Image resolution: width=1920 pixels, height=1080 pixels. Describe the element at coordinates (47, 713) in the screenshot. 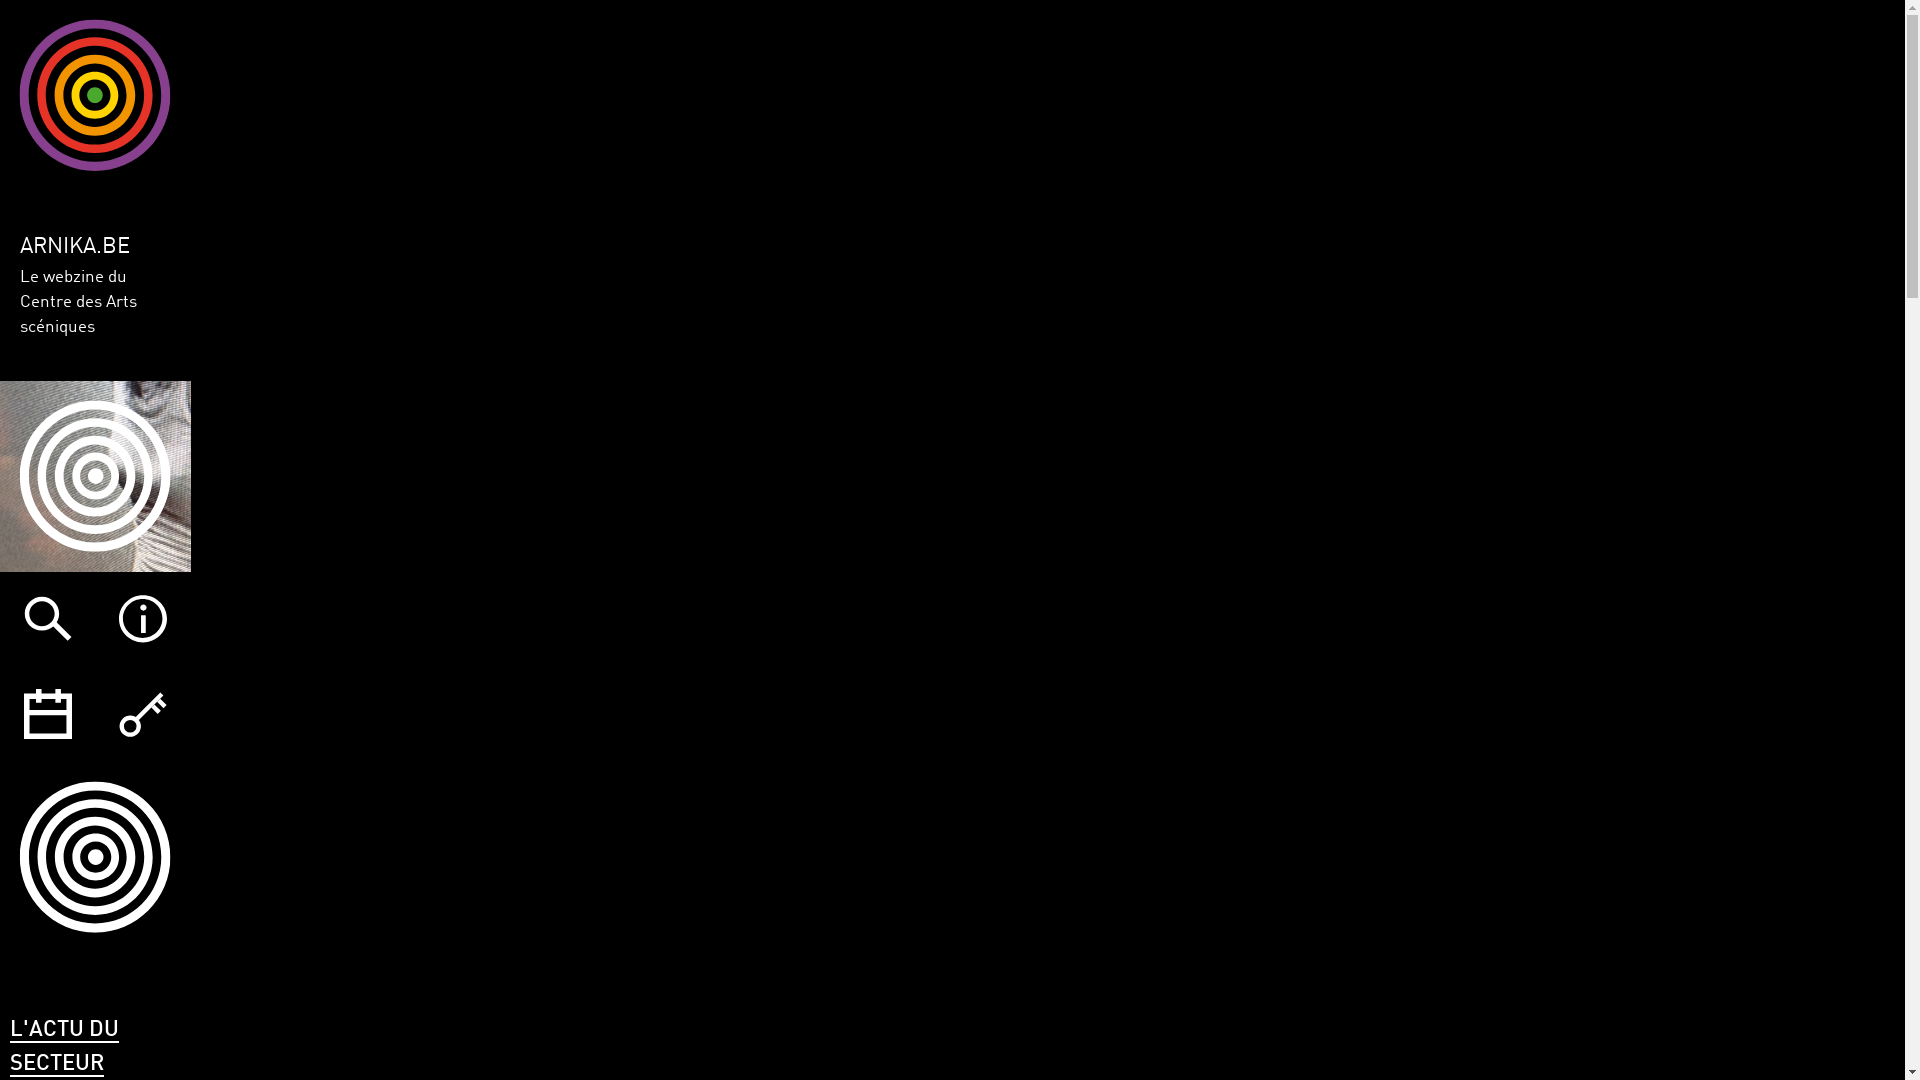

I see `'Agenda'` at that location.